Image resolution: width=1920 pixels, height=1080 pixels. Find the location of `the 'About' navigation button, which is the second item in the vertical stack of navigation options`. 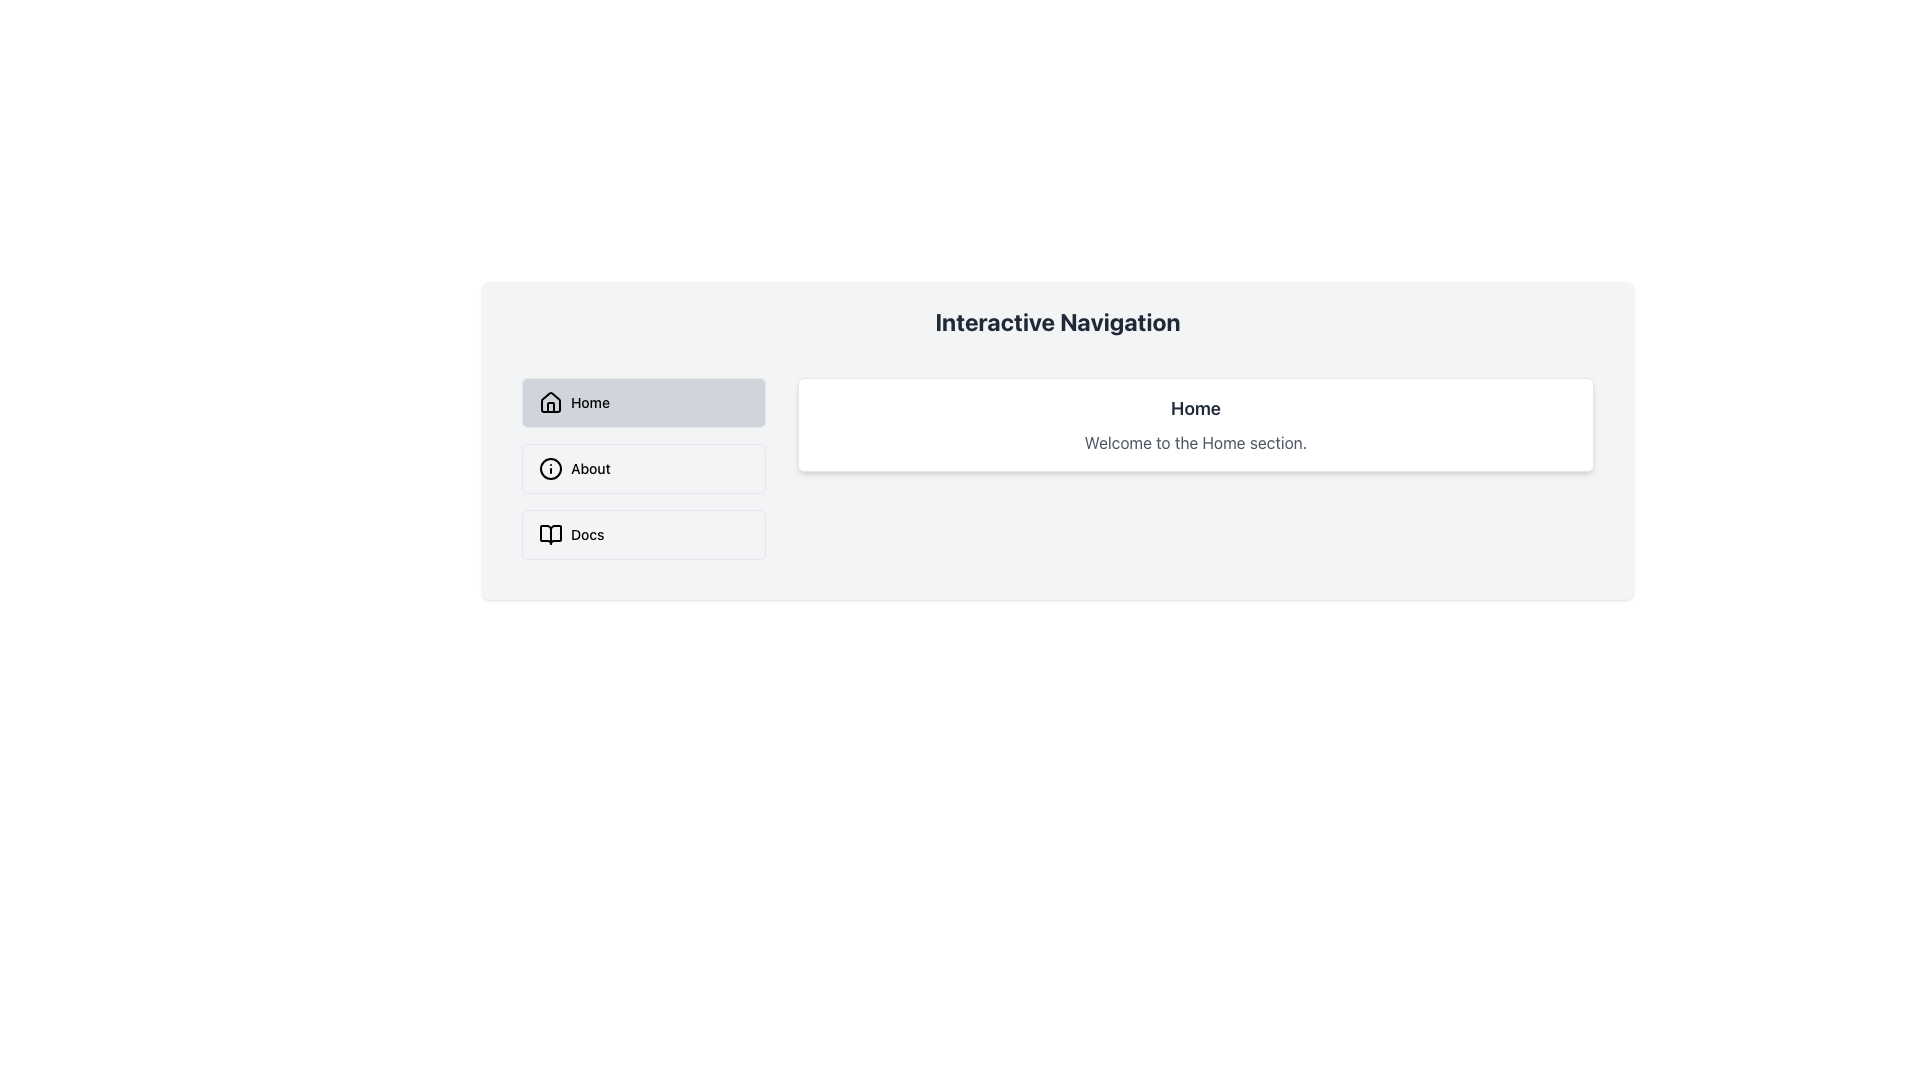

the 'About' navigation button, which is the second item in the vertical stack of navigation options is located at coordinates (643, 469).